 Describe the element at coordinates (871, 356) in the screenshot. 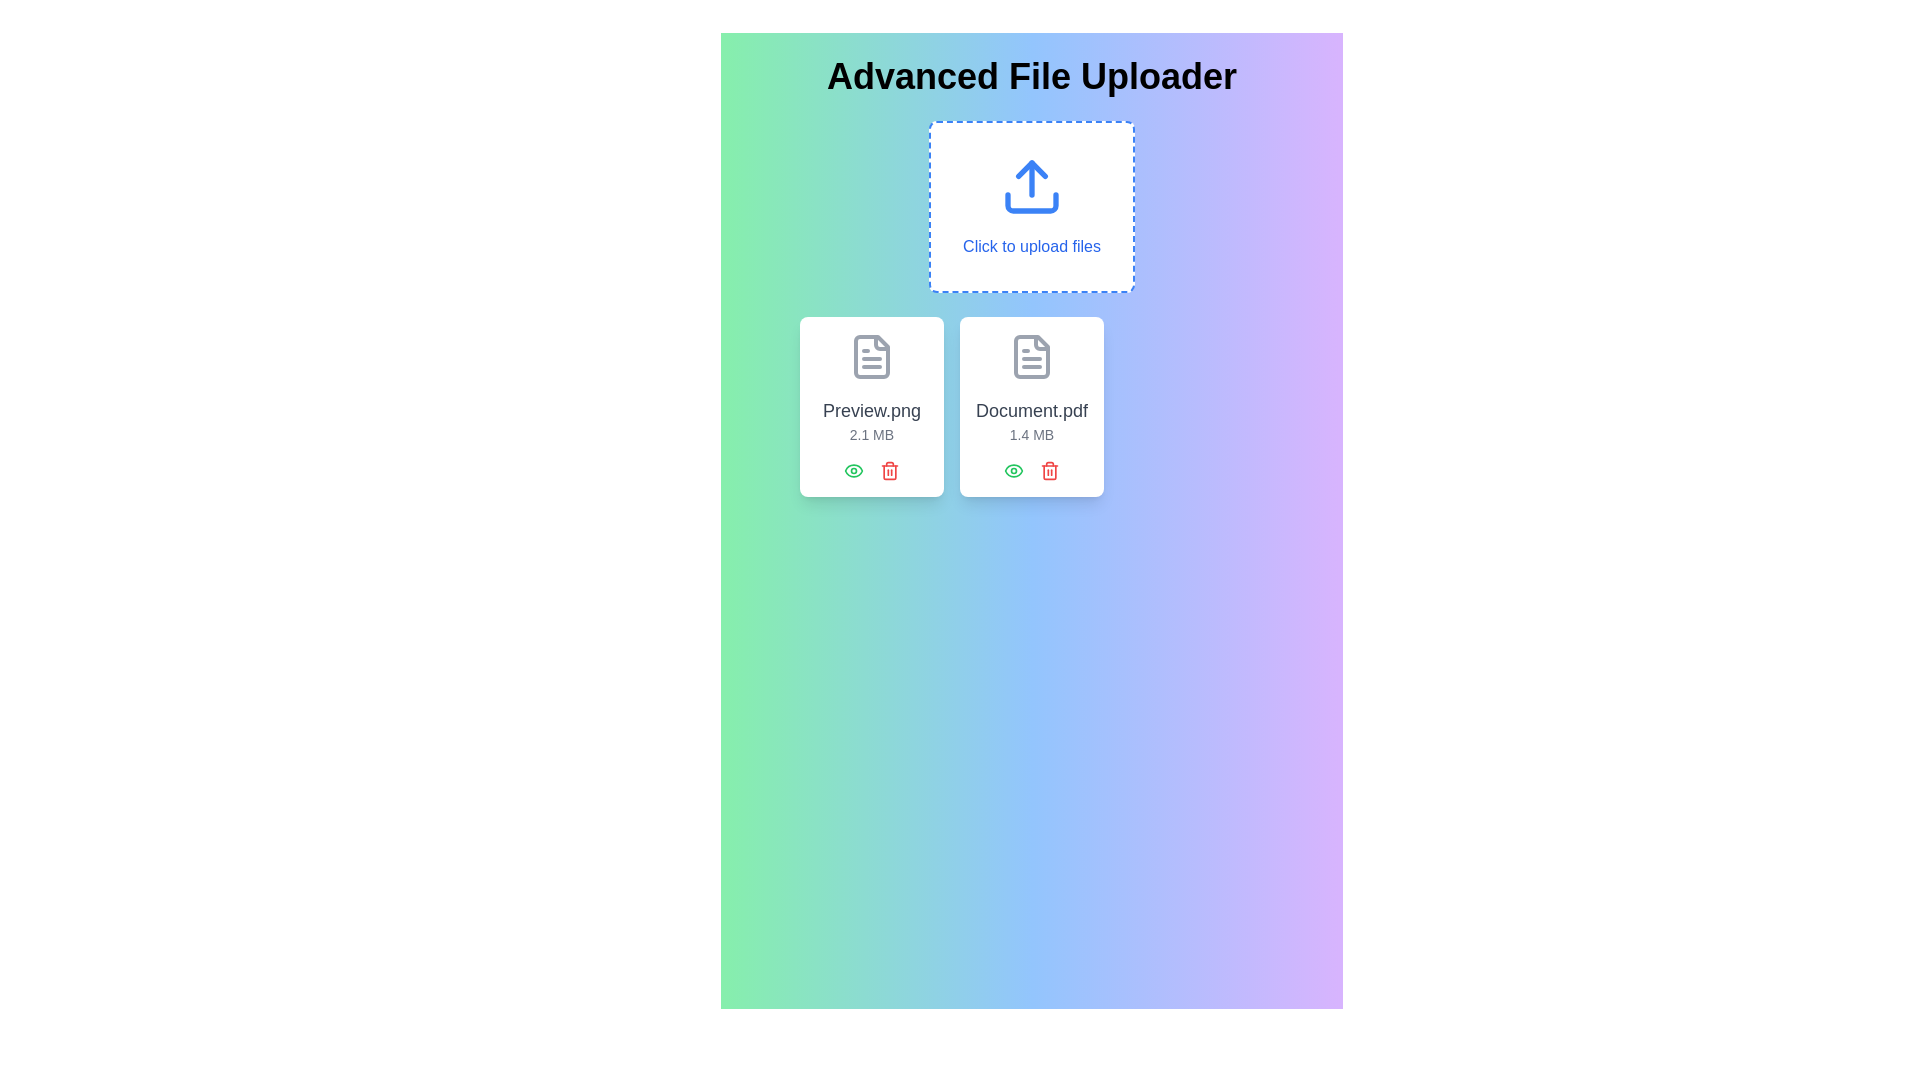

I see `the document icon illustrating a file type, styled in gray, located at the top of the card labeled 'Preview.png 2.1 MB'` at that location.